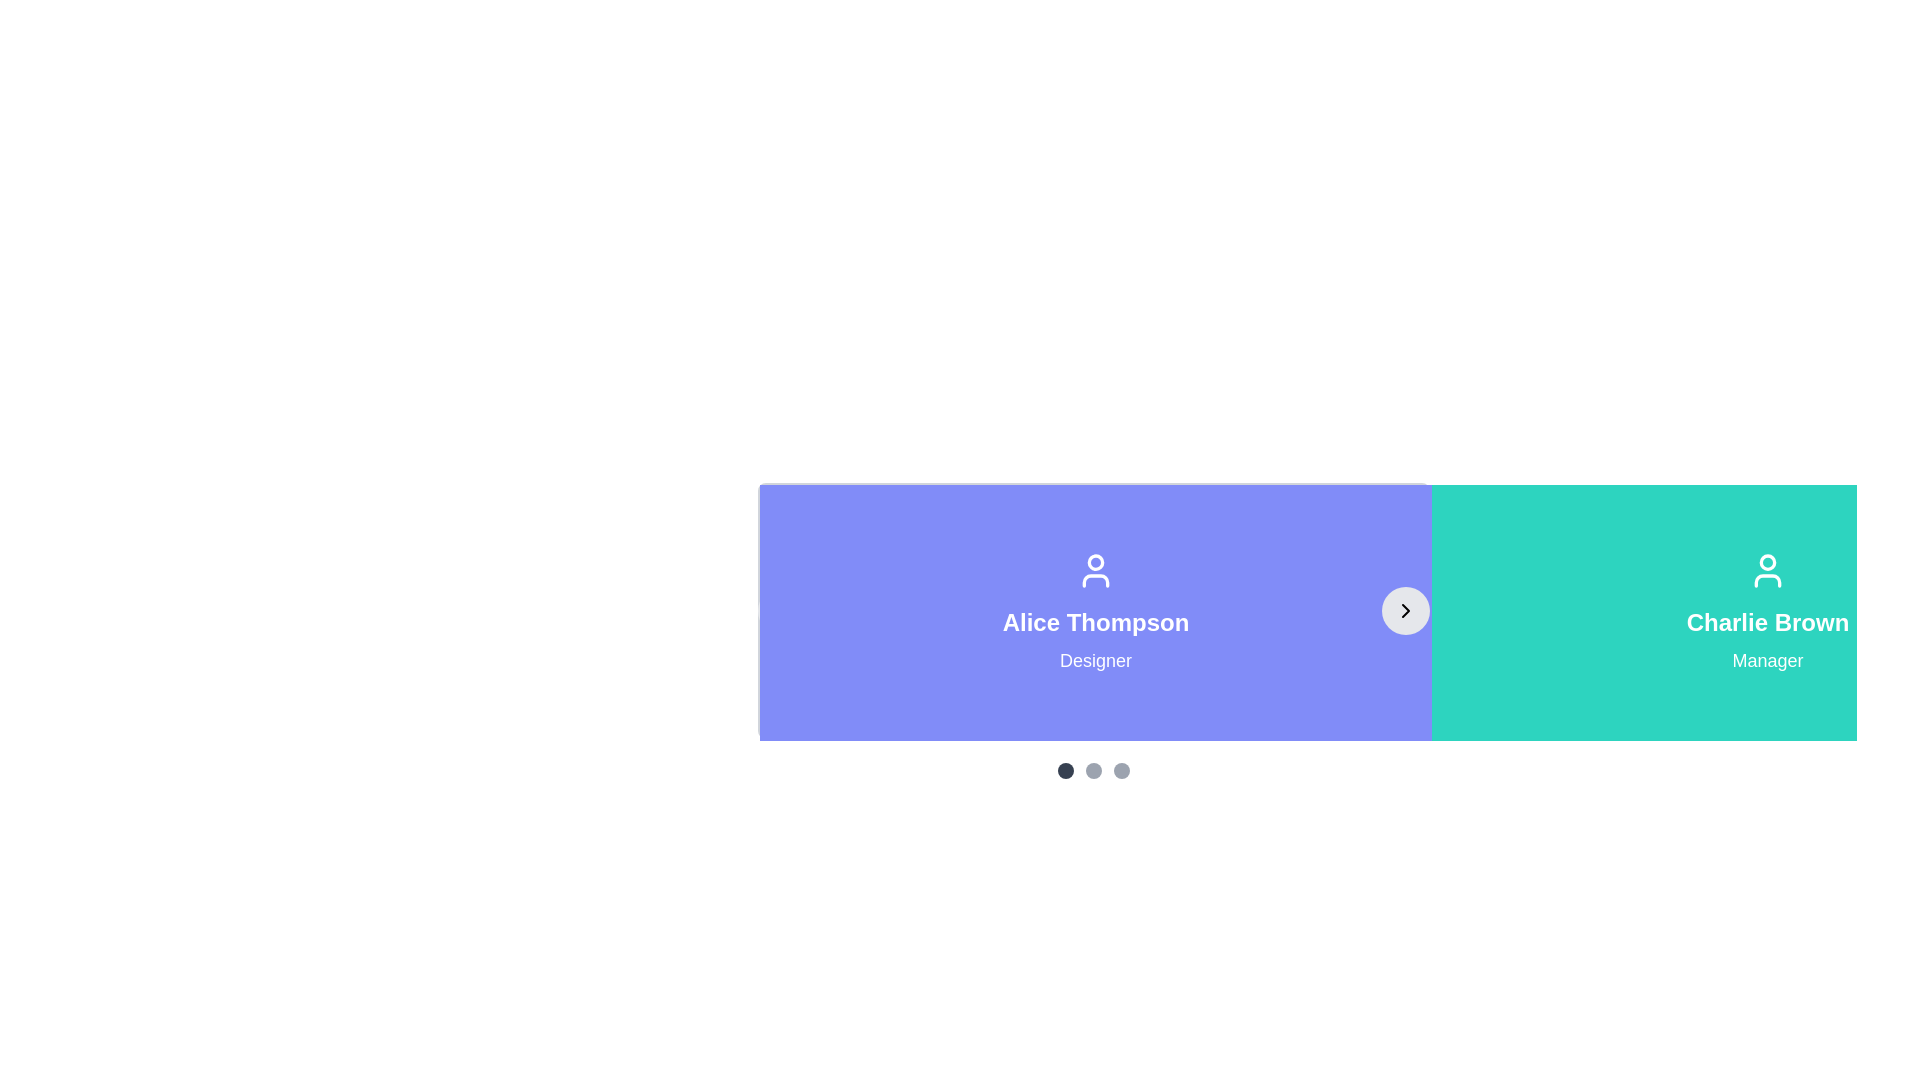  Describe the element at coordinates (1122, 770) in the screenshot. I see `the small circular gray button that is the third in a horizontal group of three buttons, located beneath the content titled 'Alice Thompson'` at that location.